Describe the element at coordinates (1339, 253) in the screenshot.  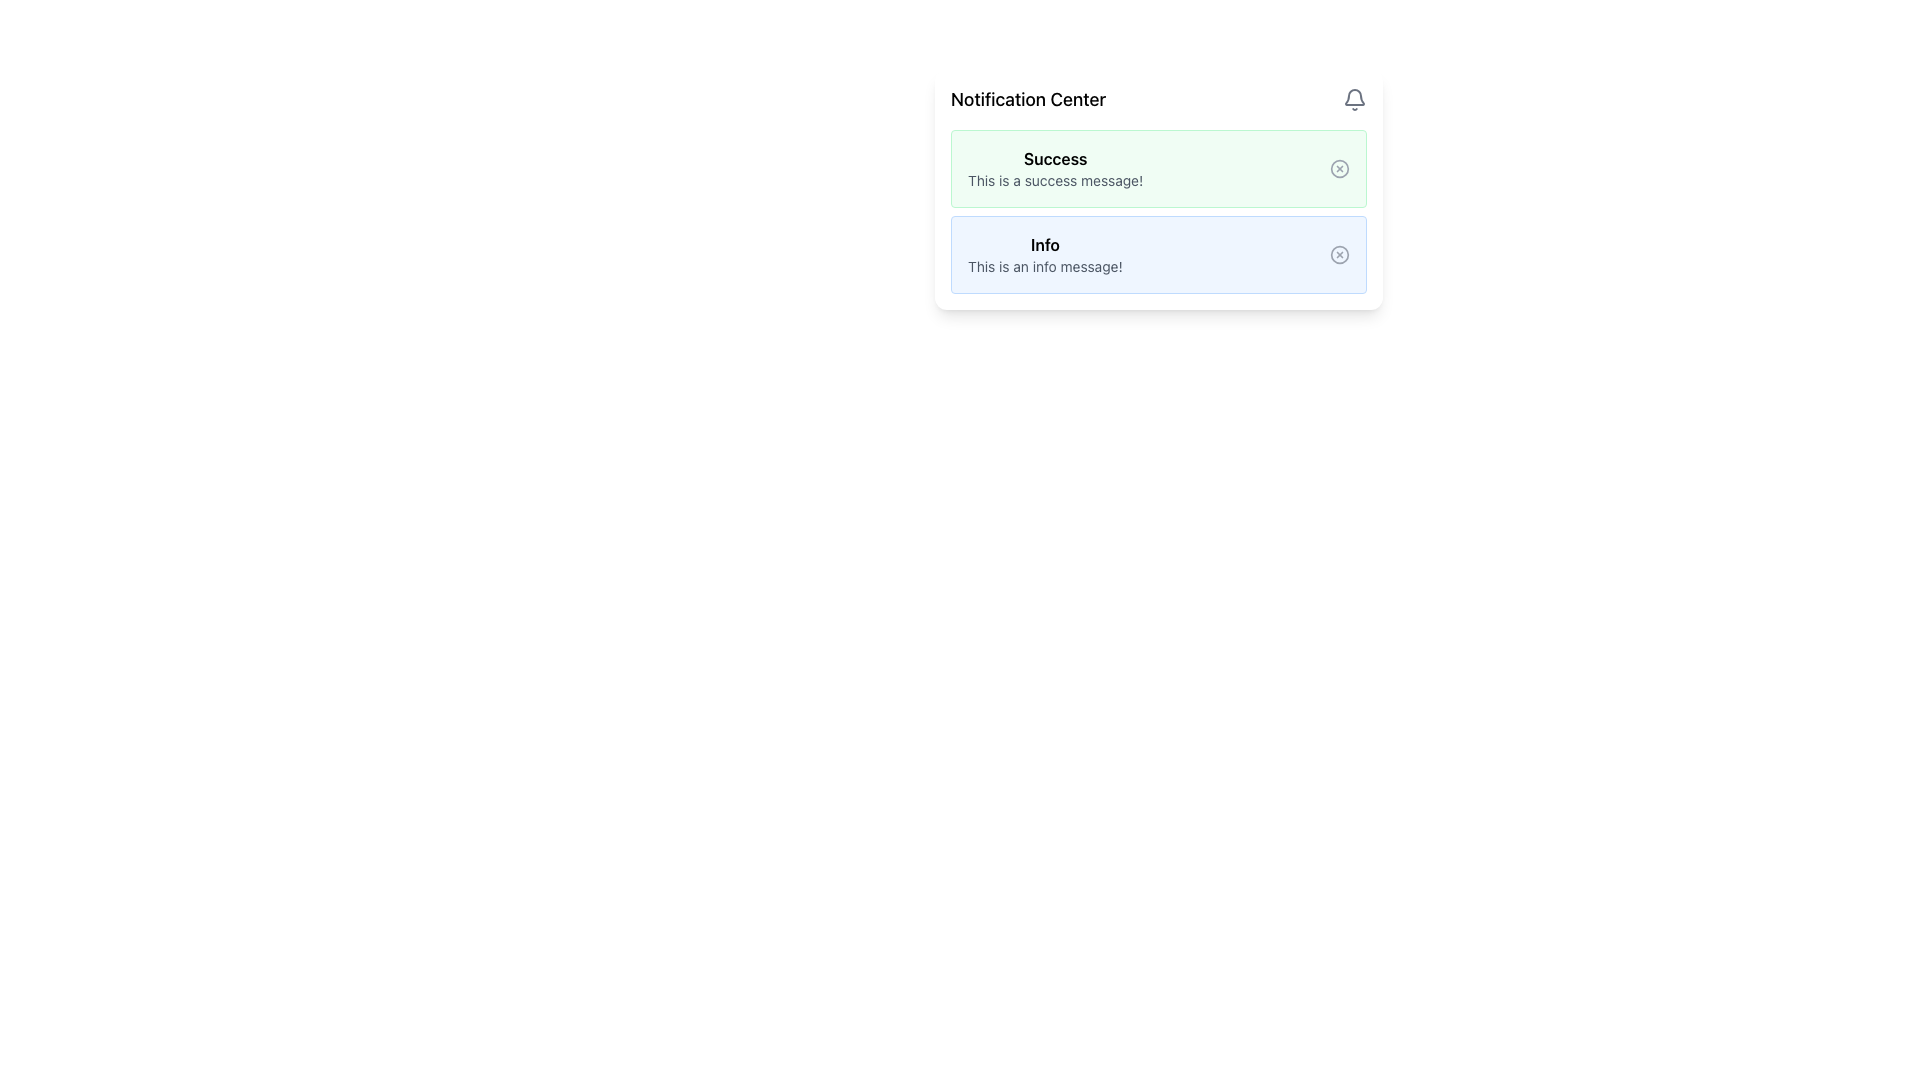
I see `the outer circular component of the delete icon located in the top-right corner of the 'Info' message box` at that location.